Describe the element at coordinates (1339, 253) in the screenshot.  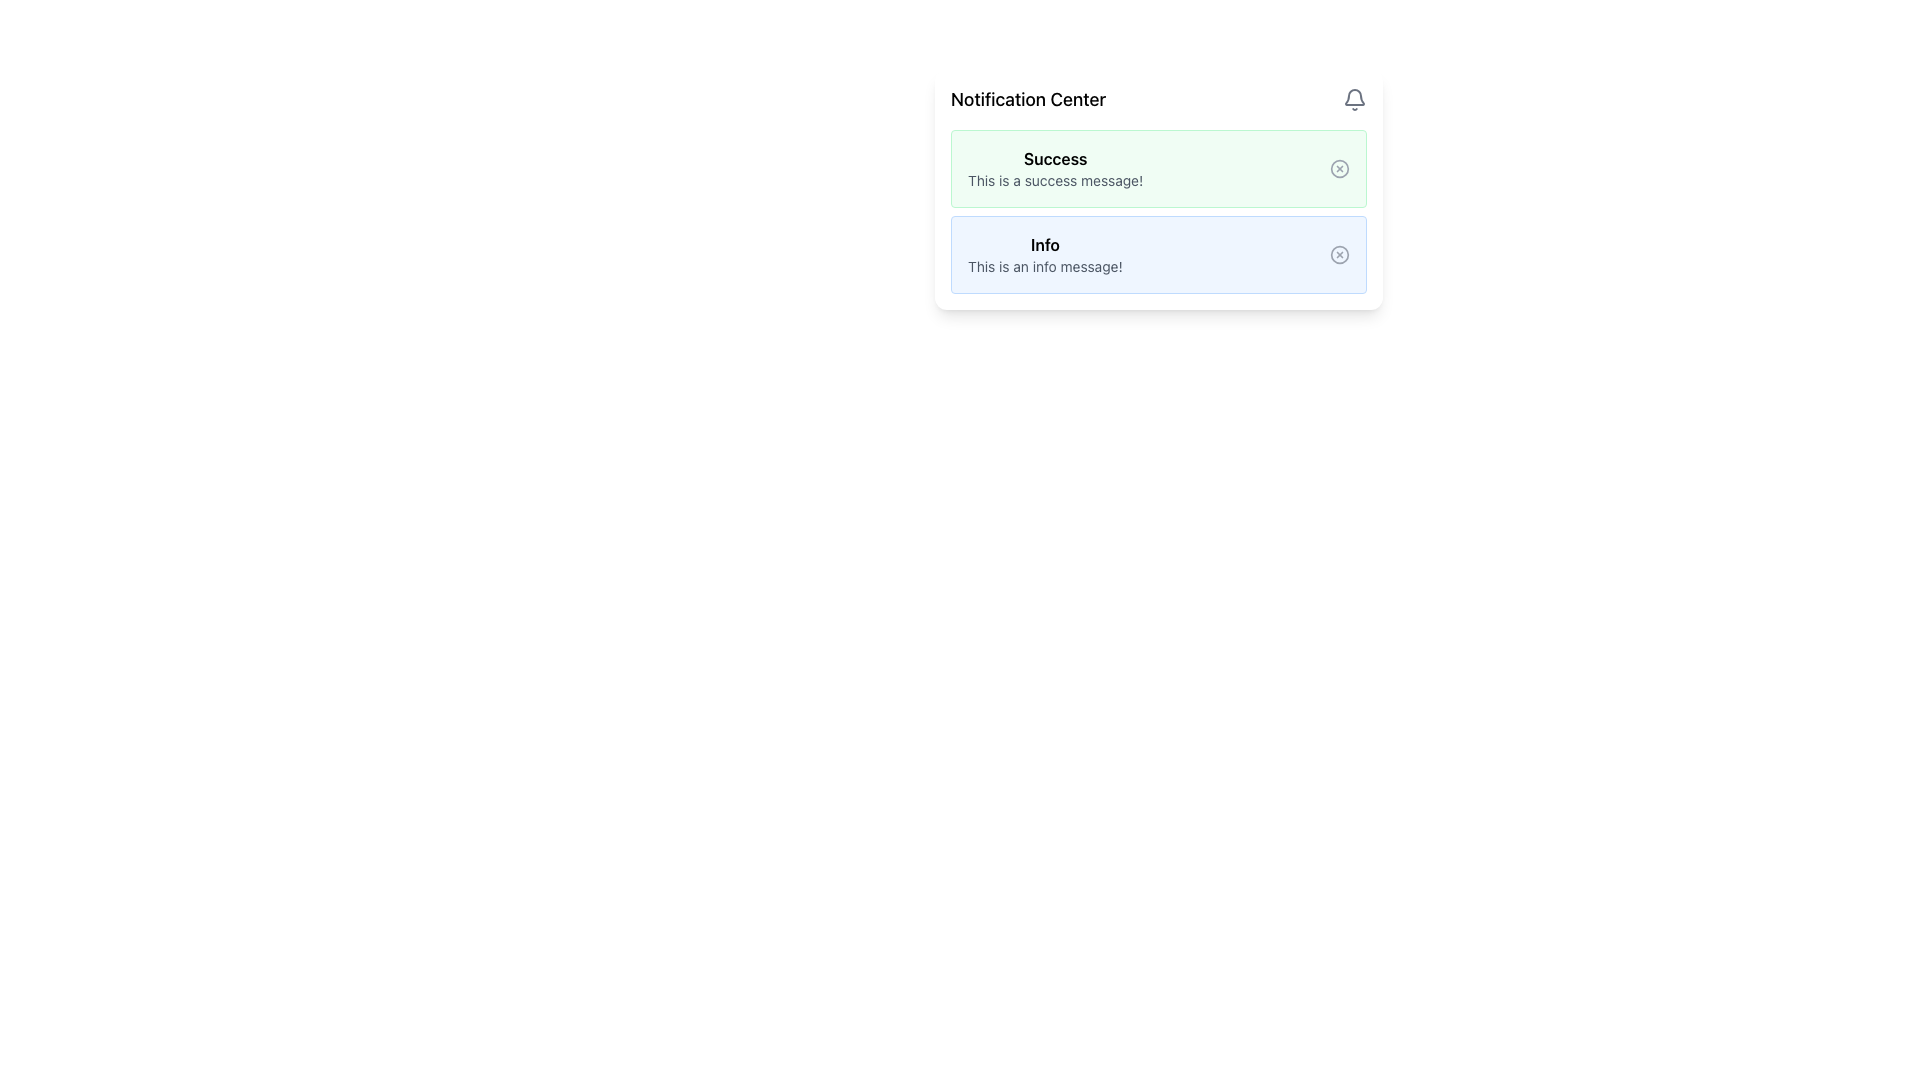
I see `the outer circular component of the delete icon located in the top-right corner of the 'Info' message box` at that location.